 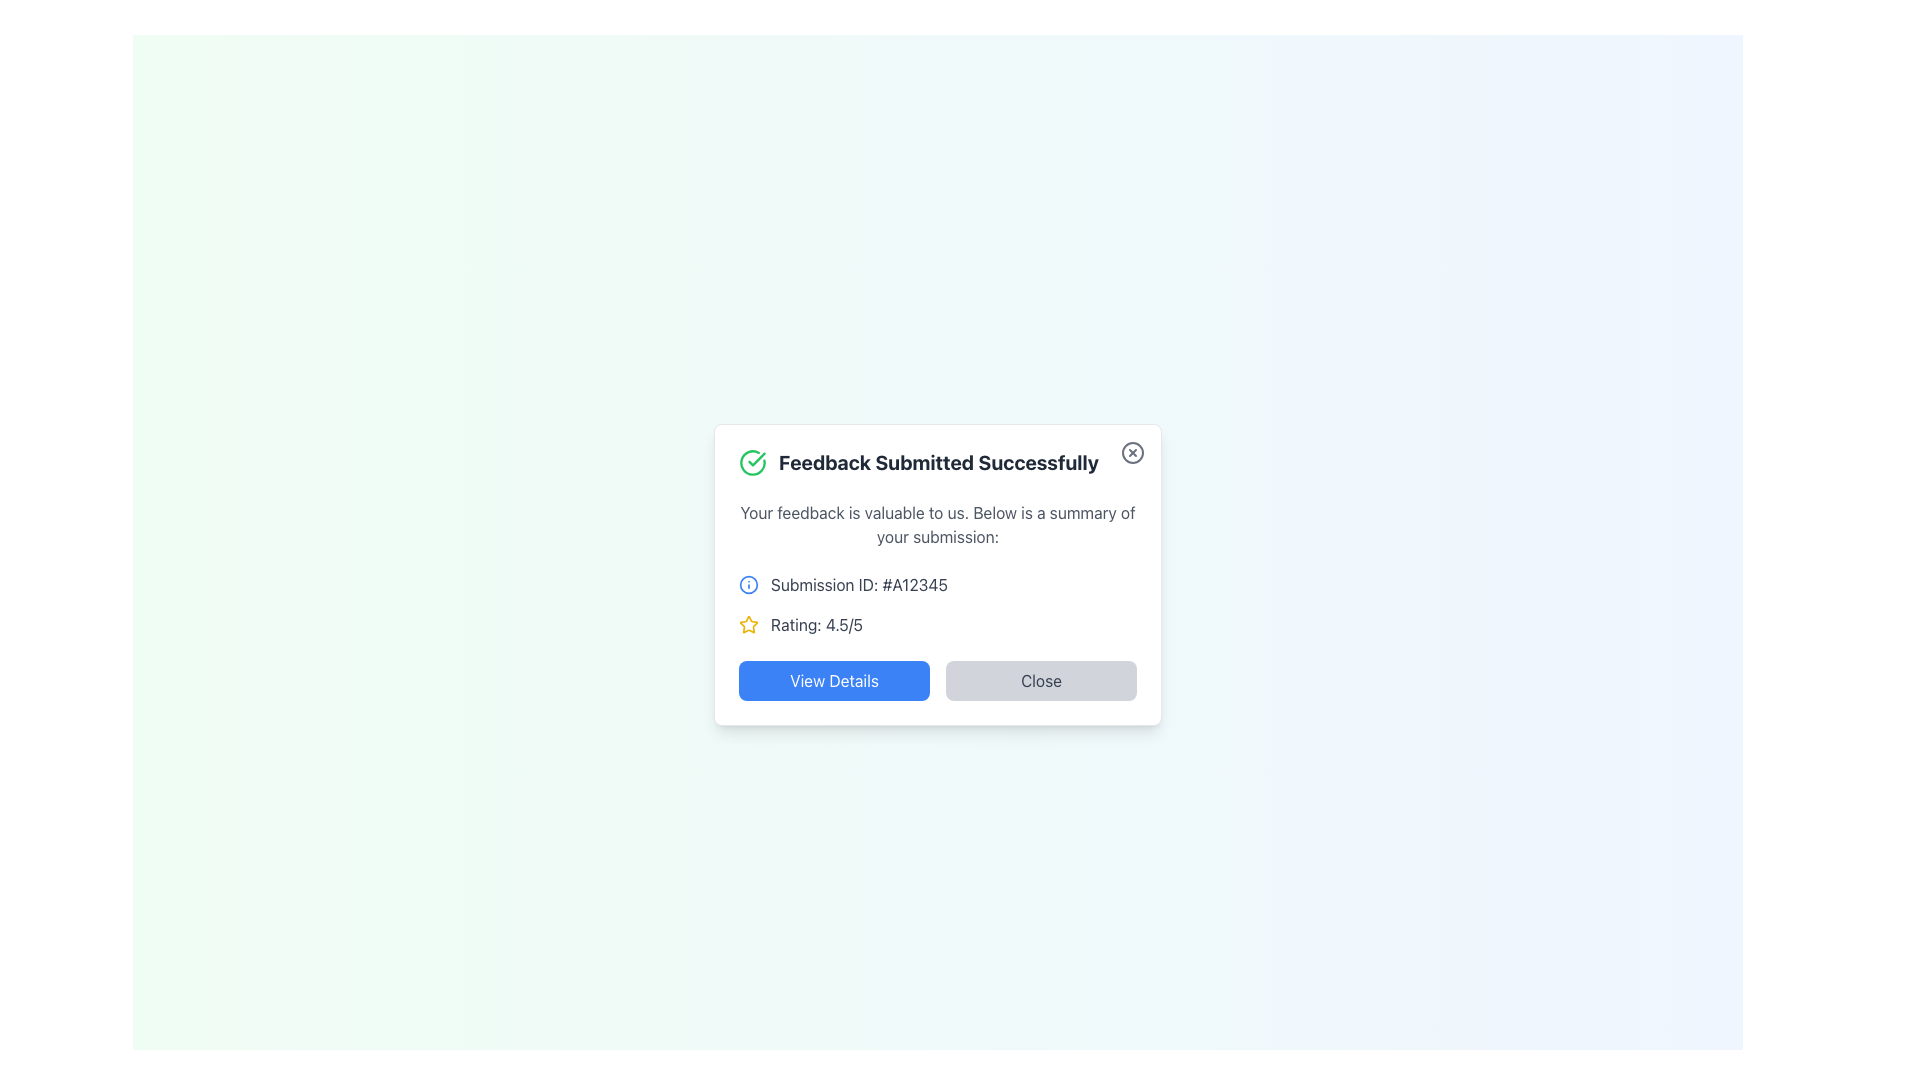 What do you see at coordinates (747, 623) in the screenshot?
I see `the yellow star-shaped icon representing a rating, positioned to the left of the text 'Rating: 4.5/5'` at bounding box center [747, 623].